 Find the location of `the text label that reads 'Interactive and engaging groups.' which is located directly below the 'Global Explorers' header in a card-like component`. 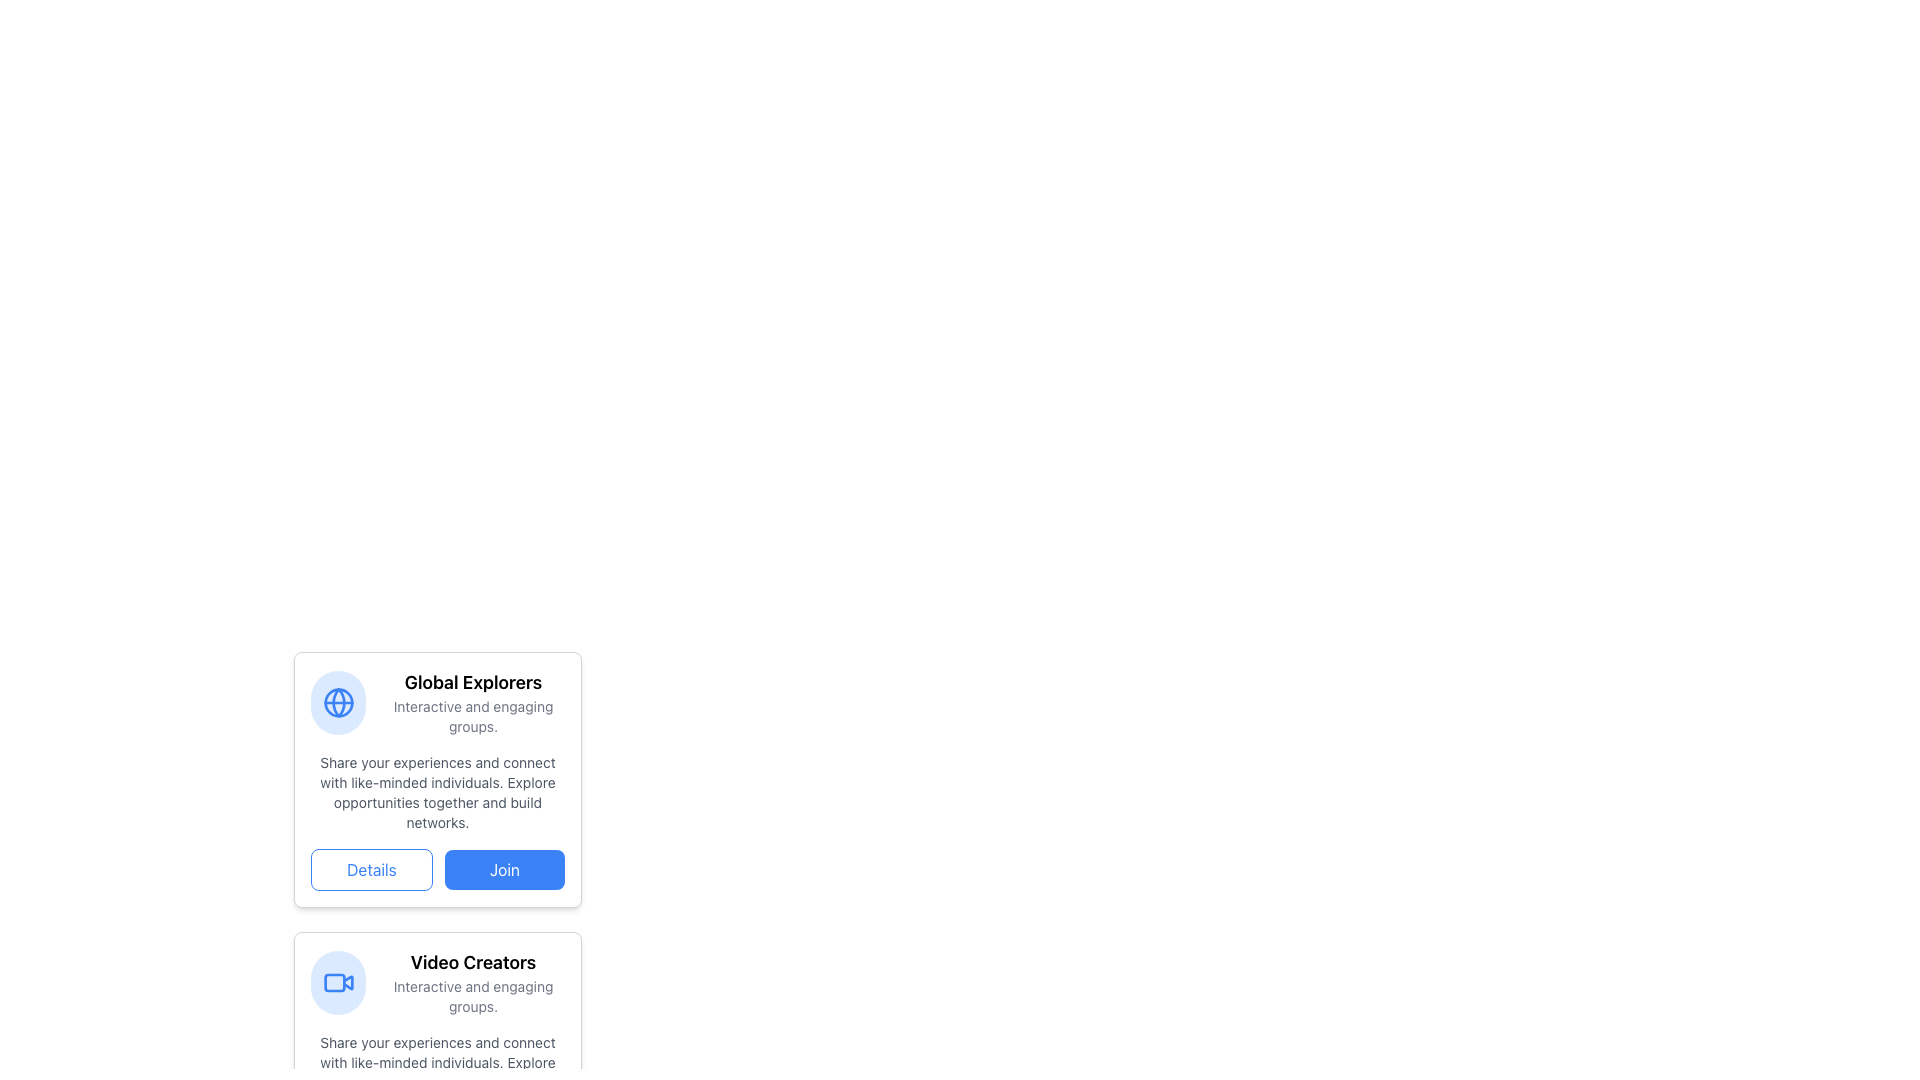

the text label that reads 'Interactive and engaging groups.' which is located directly below the 'Global Explorers' header in a card-like component is located at coordinates (472, 716).